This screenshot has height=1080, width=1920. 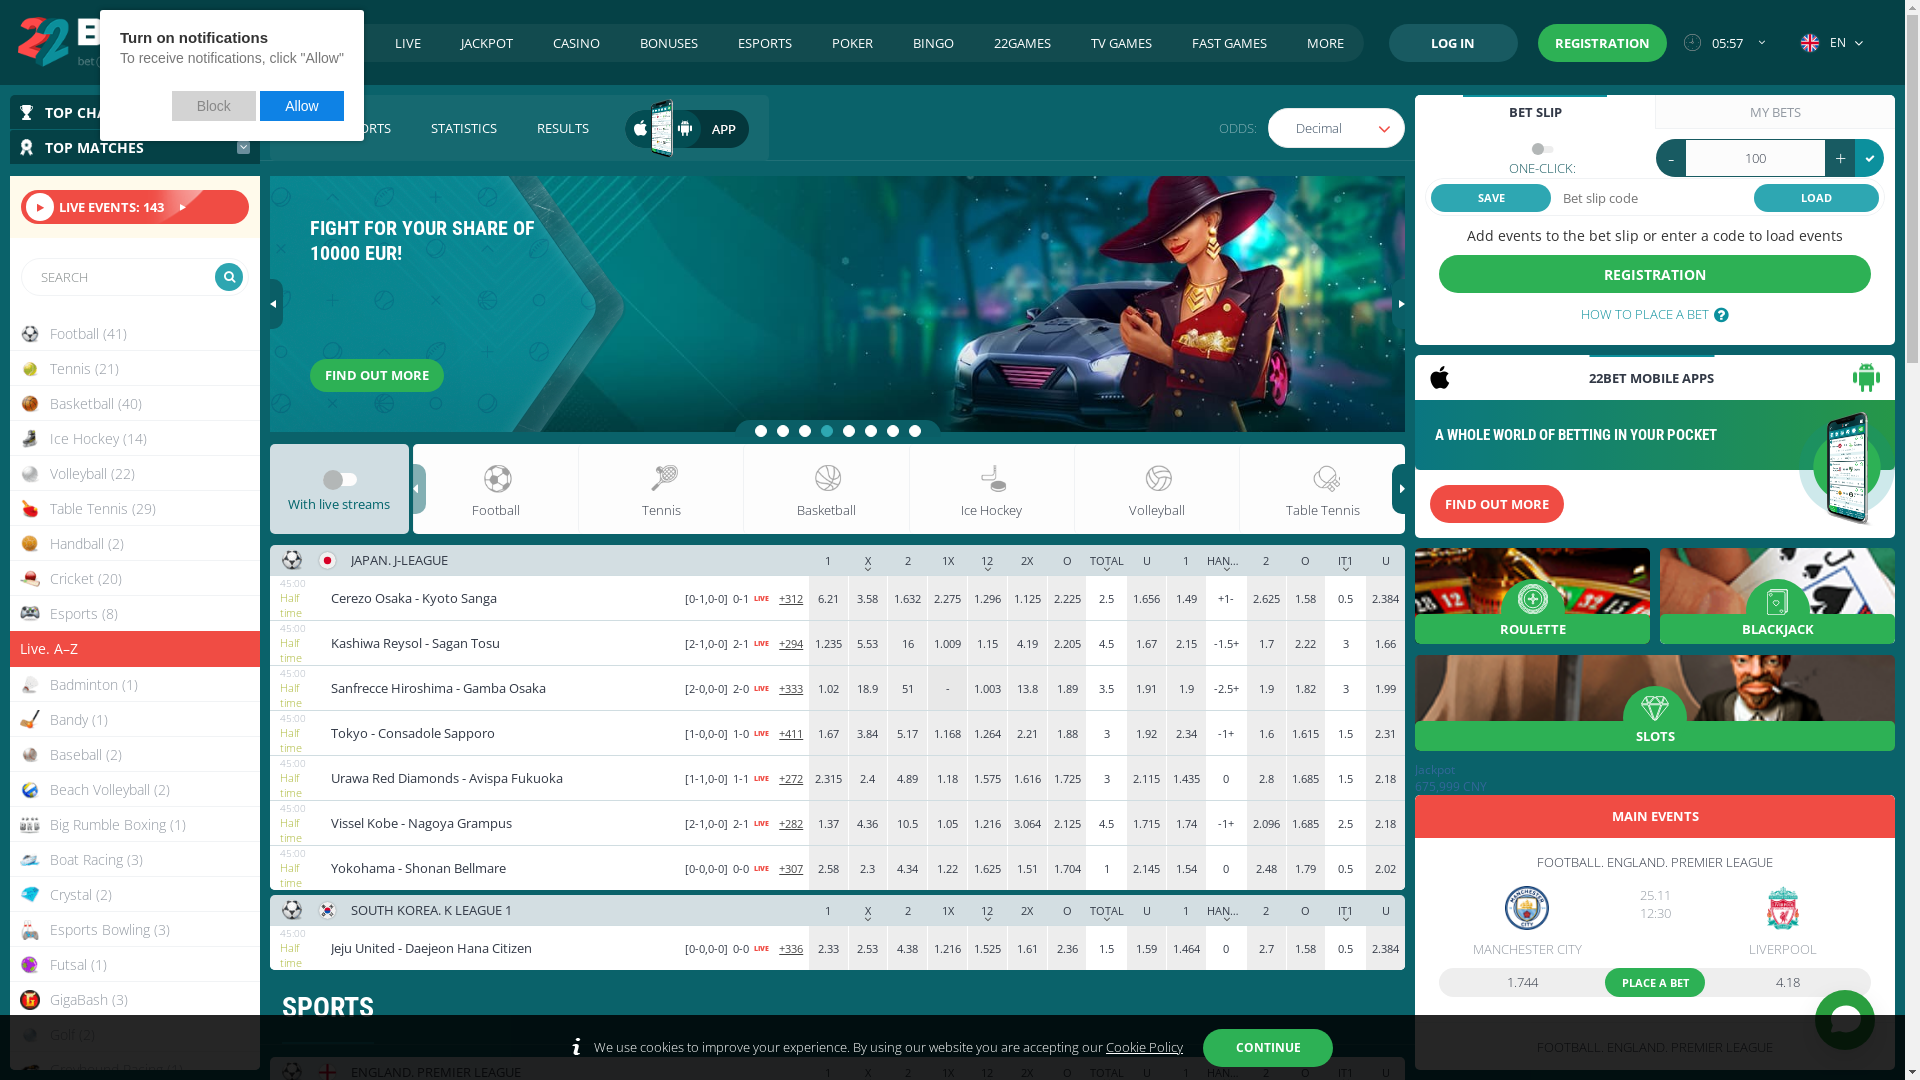 I want to click on 'TV GAMES', so click(x=1069, y=42).